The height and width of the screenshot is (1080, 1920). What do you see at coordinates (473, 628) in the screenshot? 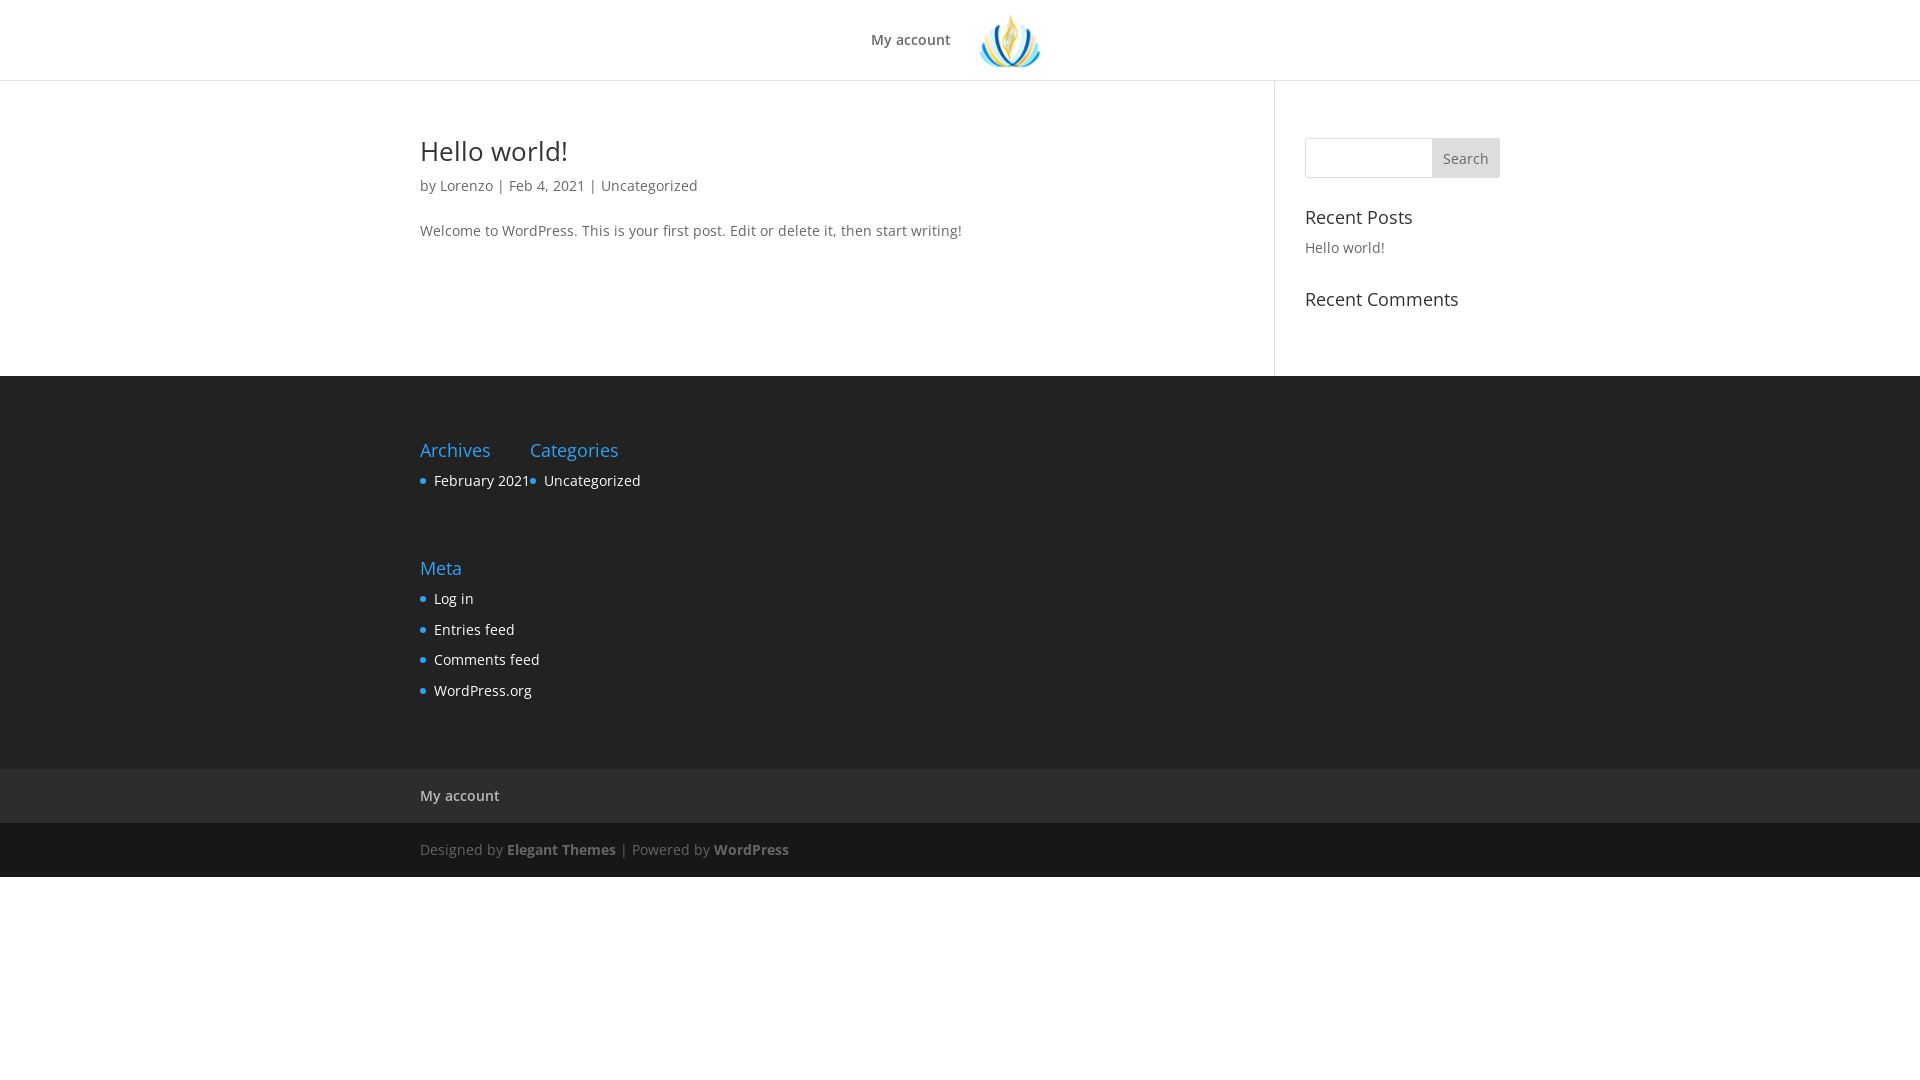
I see `'Entries feed'` at bounding box center [473, 628].